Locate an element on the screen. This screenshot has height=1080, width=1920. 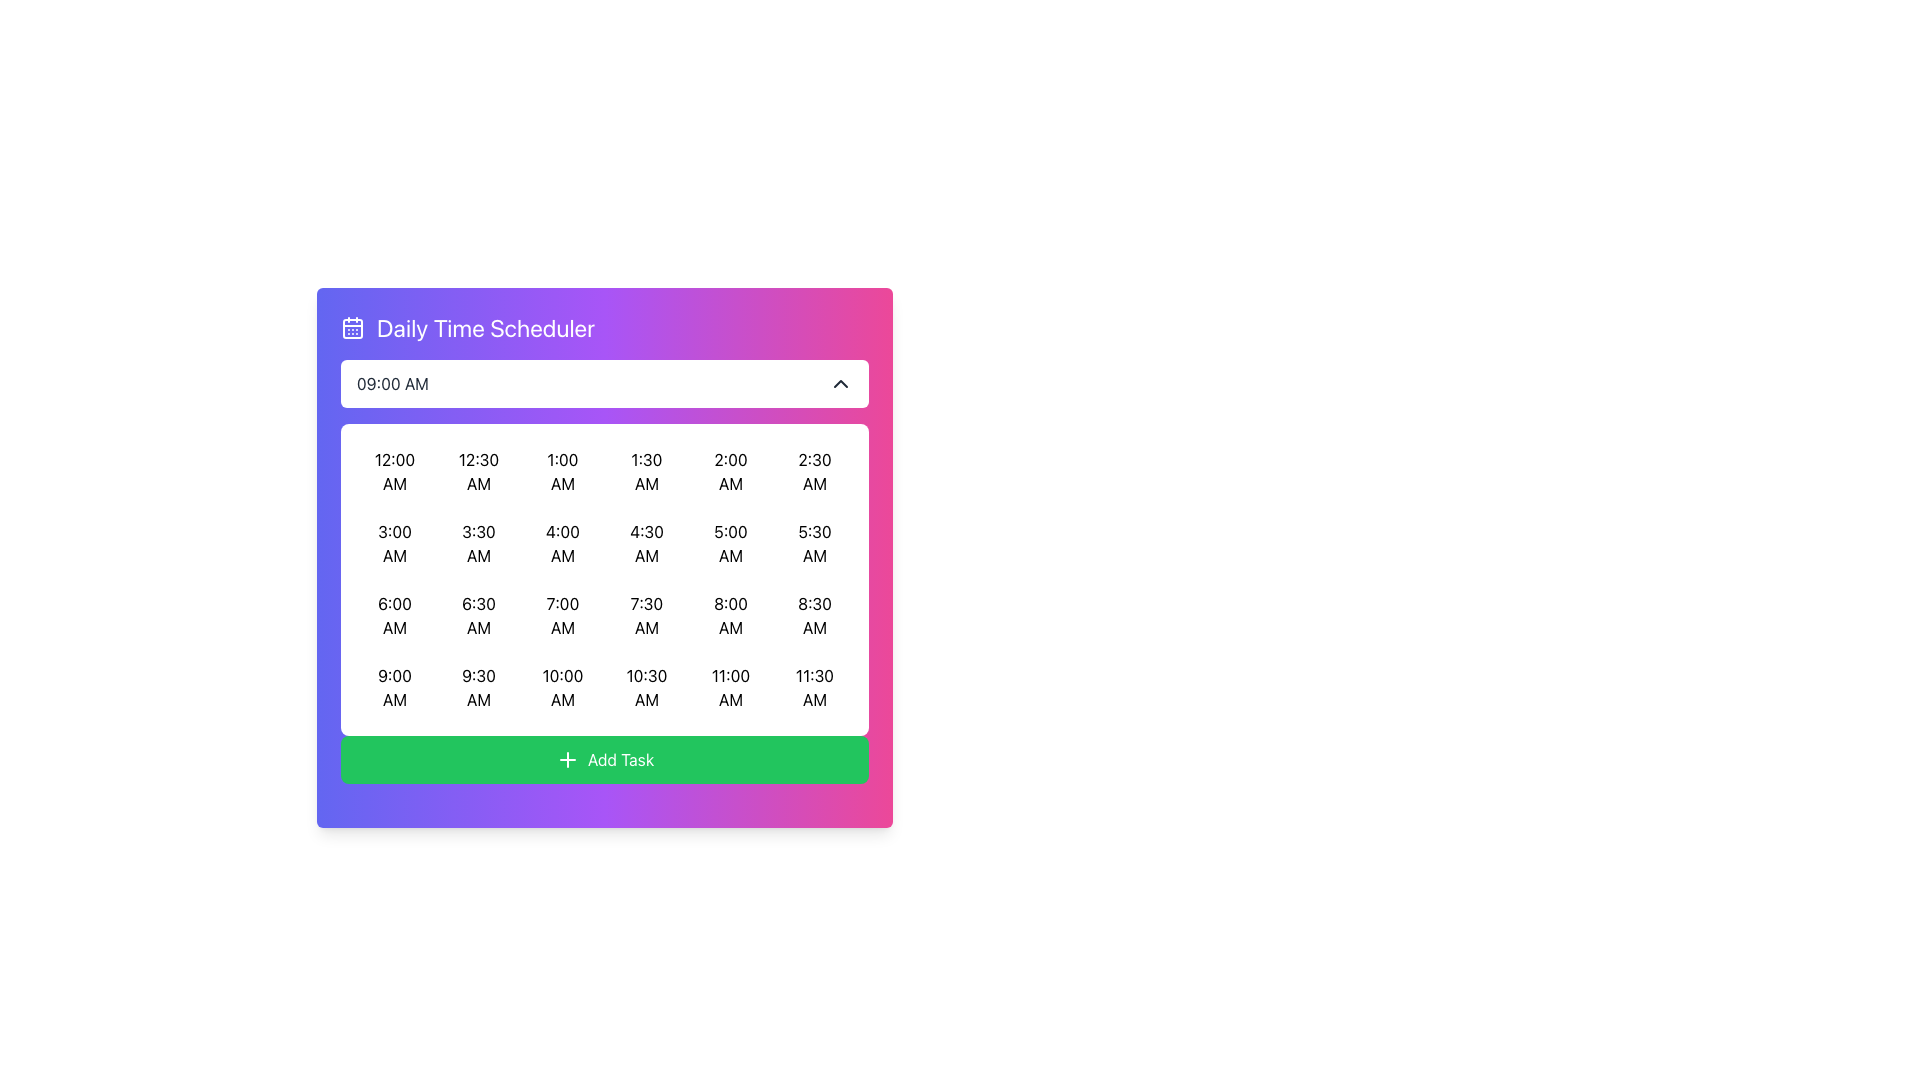
the button displaying '1:00 AM' in the third column of the grid under 'Daily Time Scheduler' is located at coordinates (561, 471).